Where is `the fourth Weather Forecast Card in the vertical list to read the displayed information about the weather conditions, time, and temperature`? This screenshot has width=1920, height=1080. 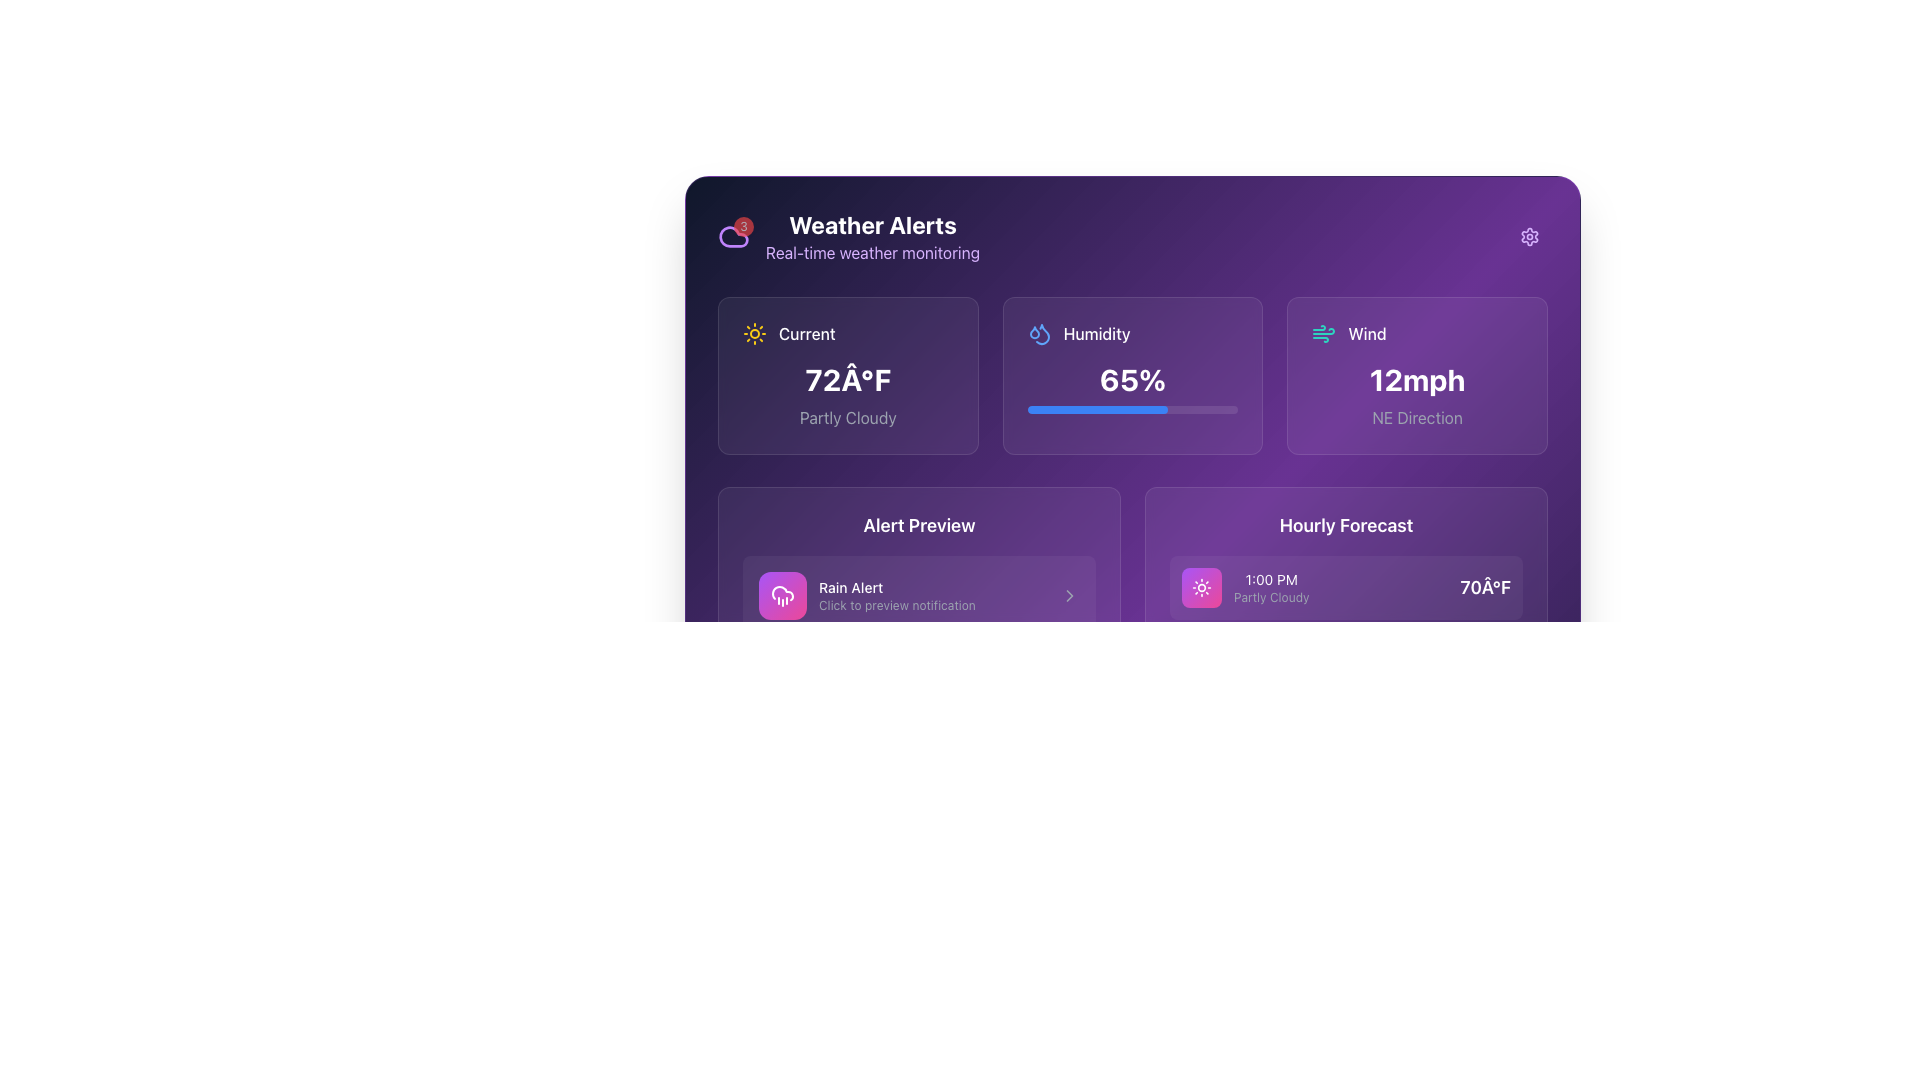
the fourth Weather Forecast Card in the vertical list to read the displayed information about the weather conditions, time, and temperature is located at coordinates (1346, 828).